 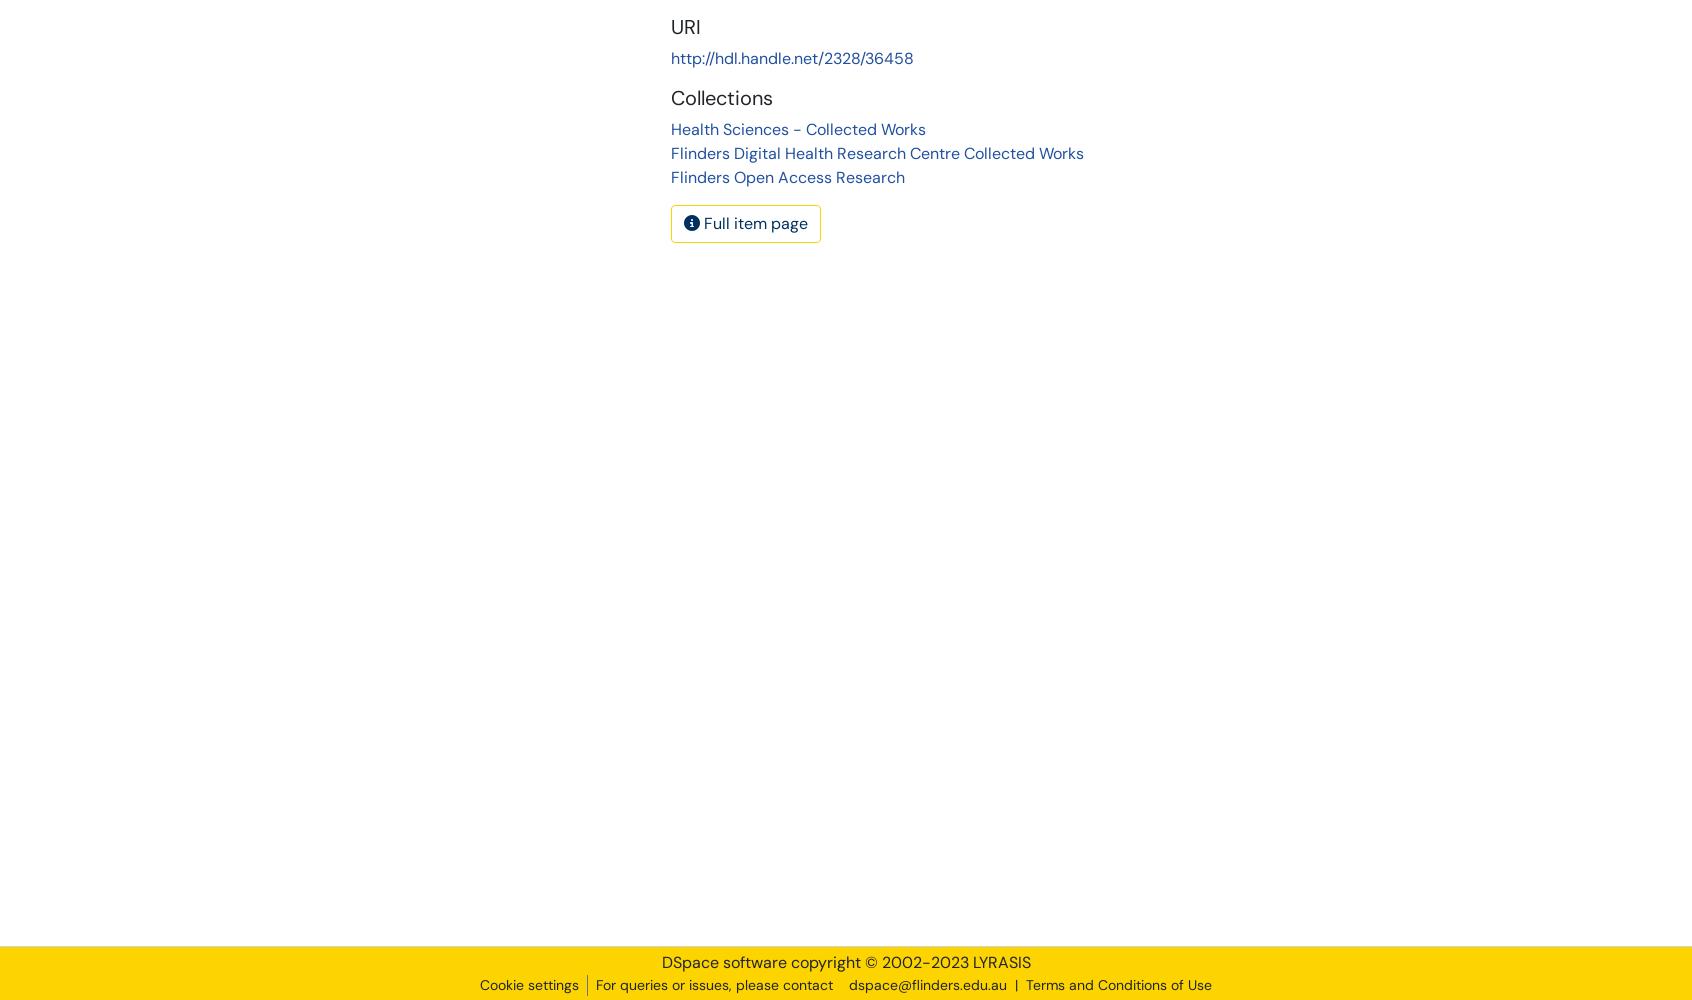 What do you see at coordinates (529, 984) in the screenshot?
I see `'Cookie settings'` at bounding box center [529, 984].